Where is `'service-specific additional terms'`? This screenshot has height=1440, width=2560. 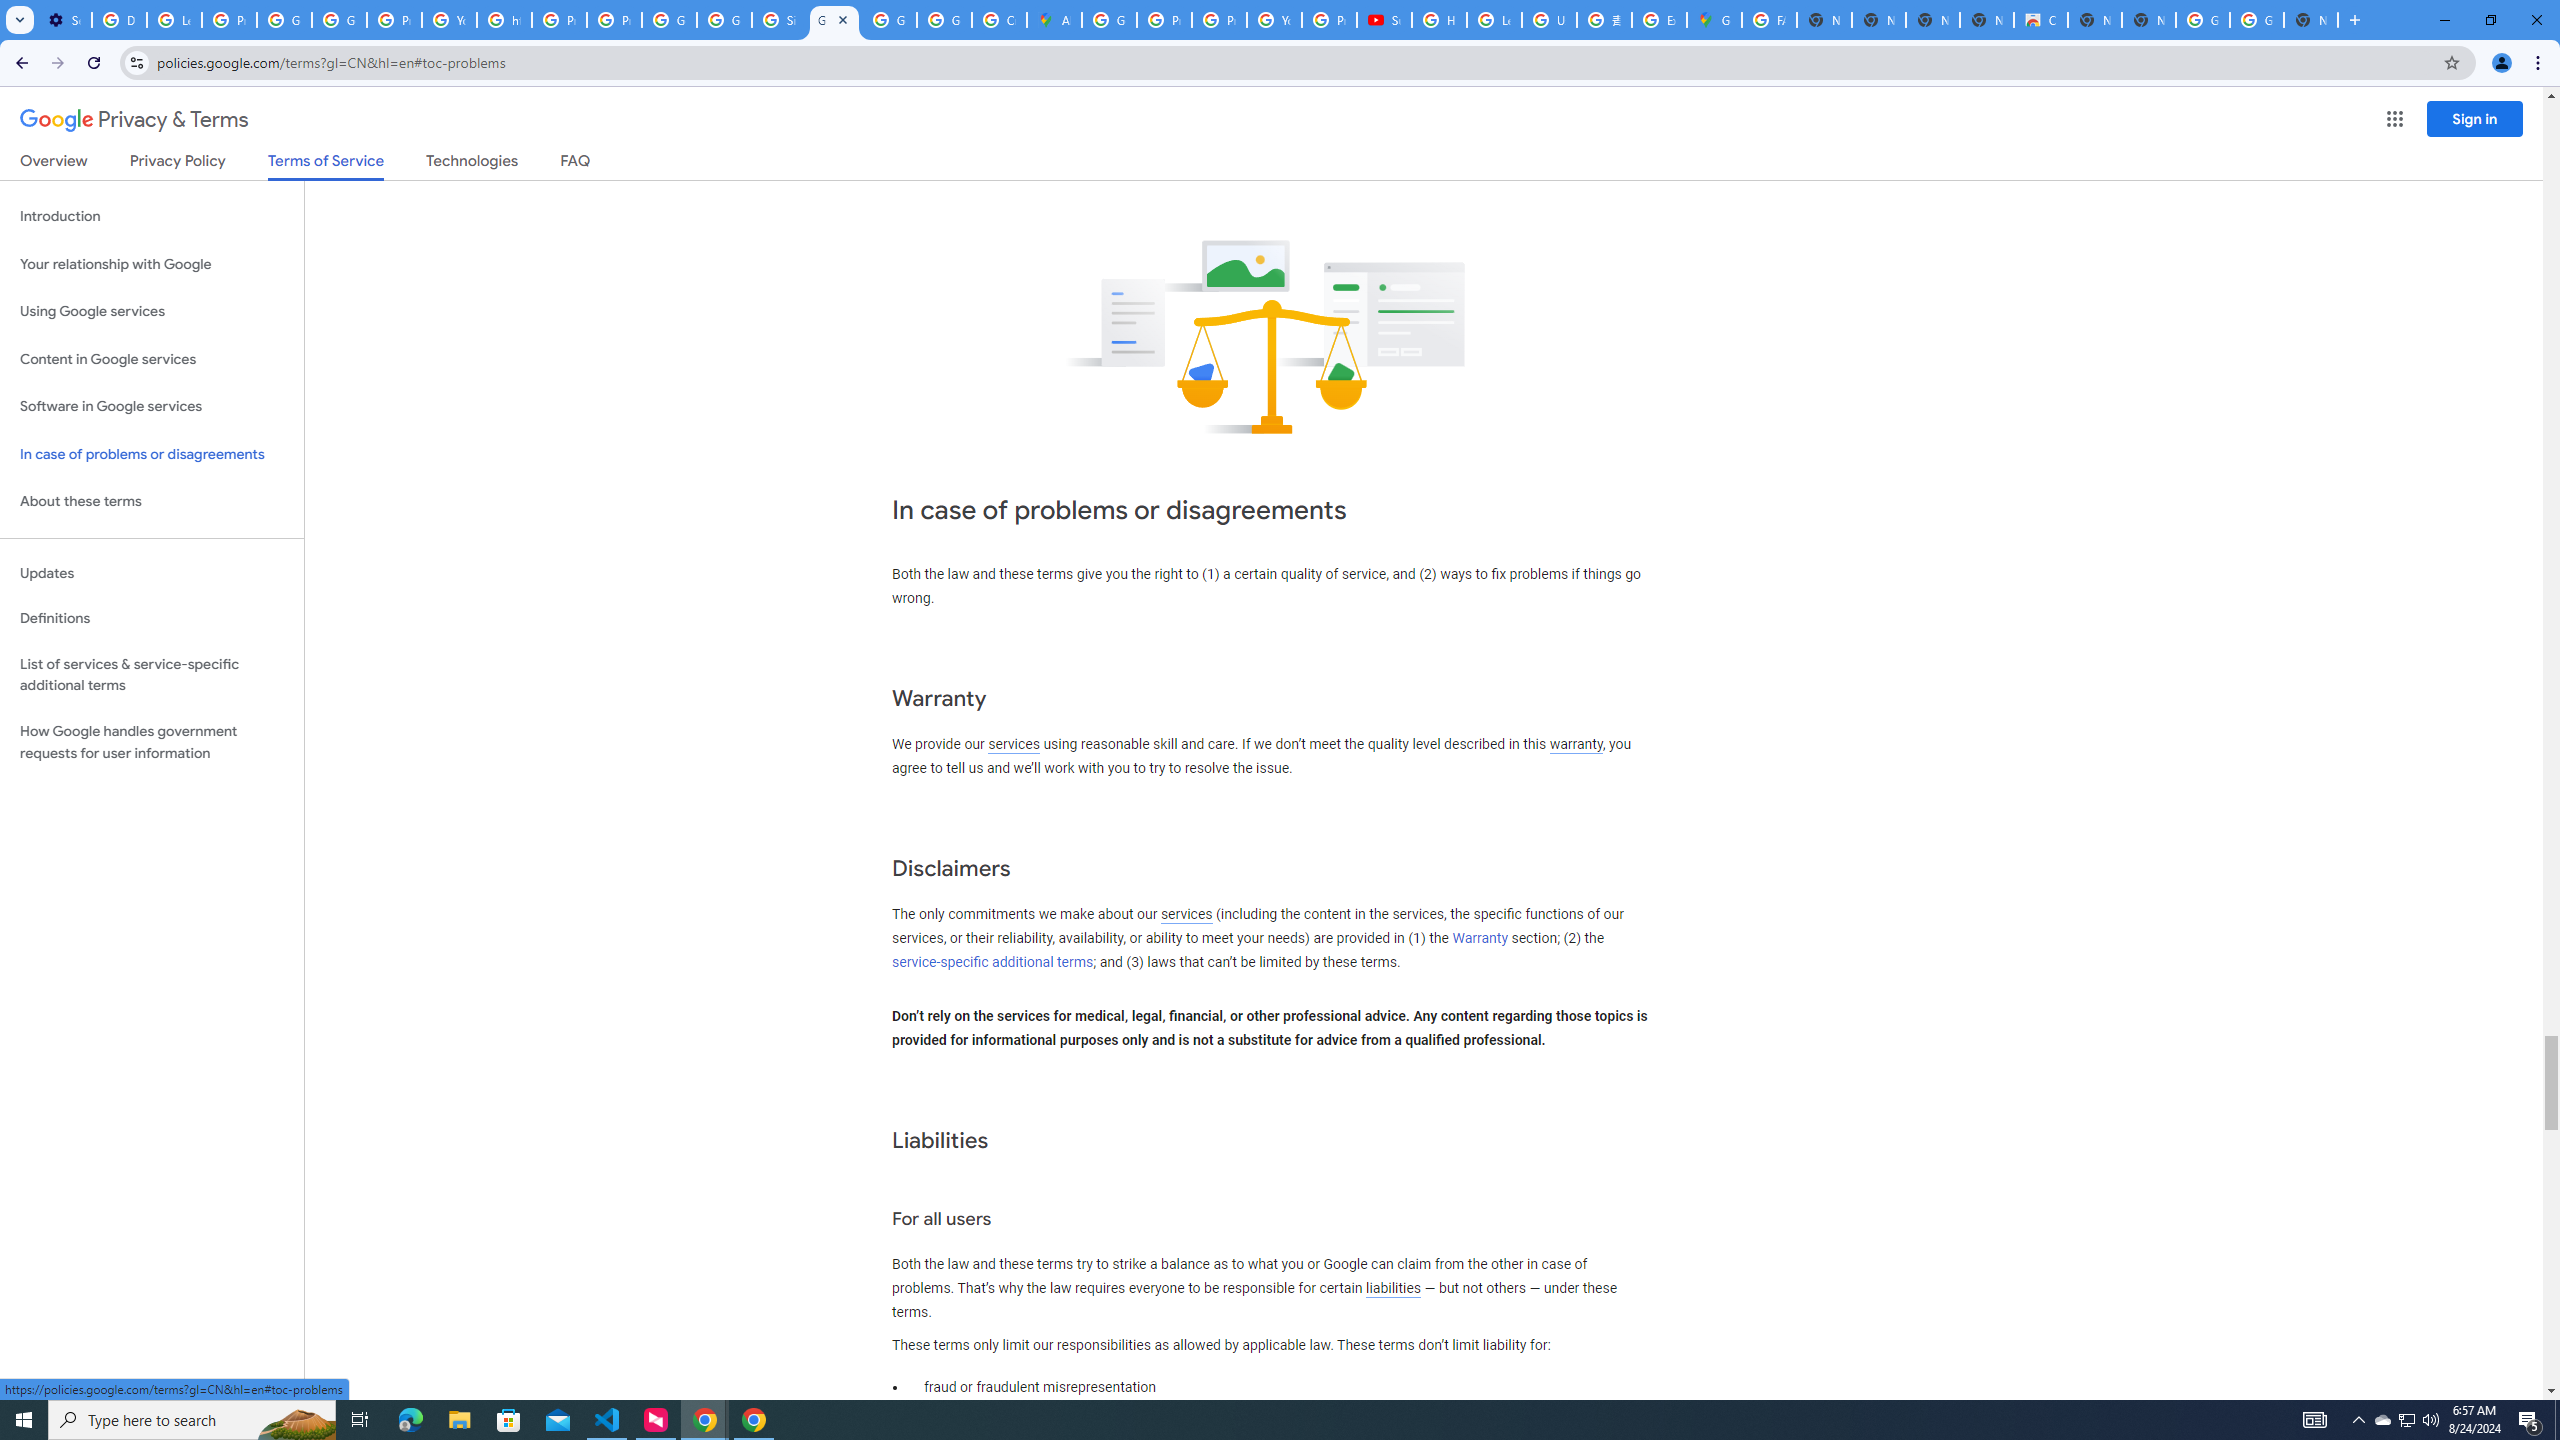 'service-specific additional terms' is located at coordinates (991, 961).